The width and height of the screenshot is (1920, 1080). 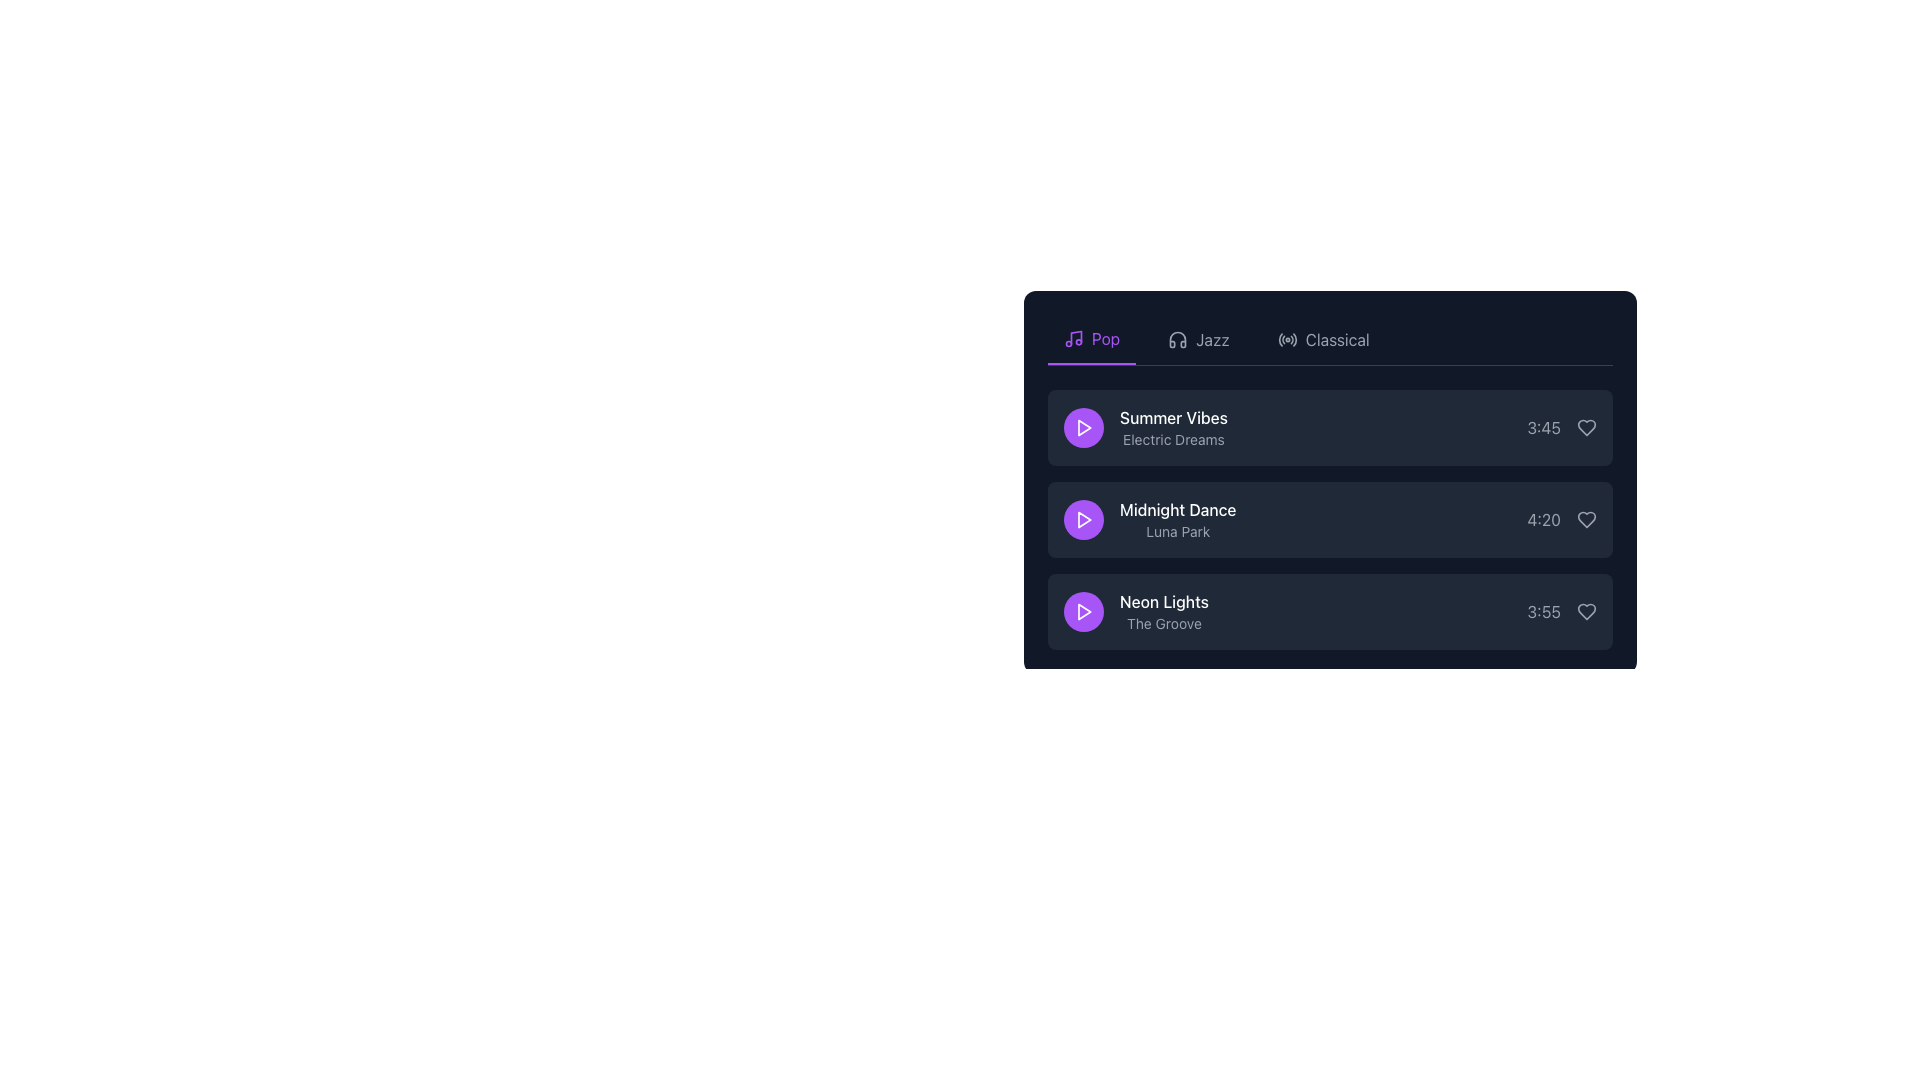 What do you see at coordinates (1150, 519) in the screenshot?
I see `the 'Midnight Dance' text display component with the additional options, which consists of two lines of text on a dark background` at bounding box center [1150, 519].